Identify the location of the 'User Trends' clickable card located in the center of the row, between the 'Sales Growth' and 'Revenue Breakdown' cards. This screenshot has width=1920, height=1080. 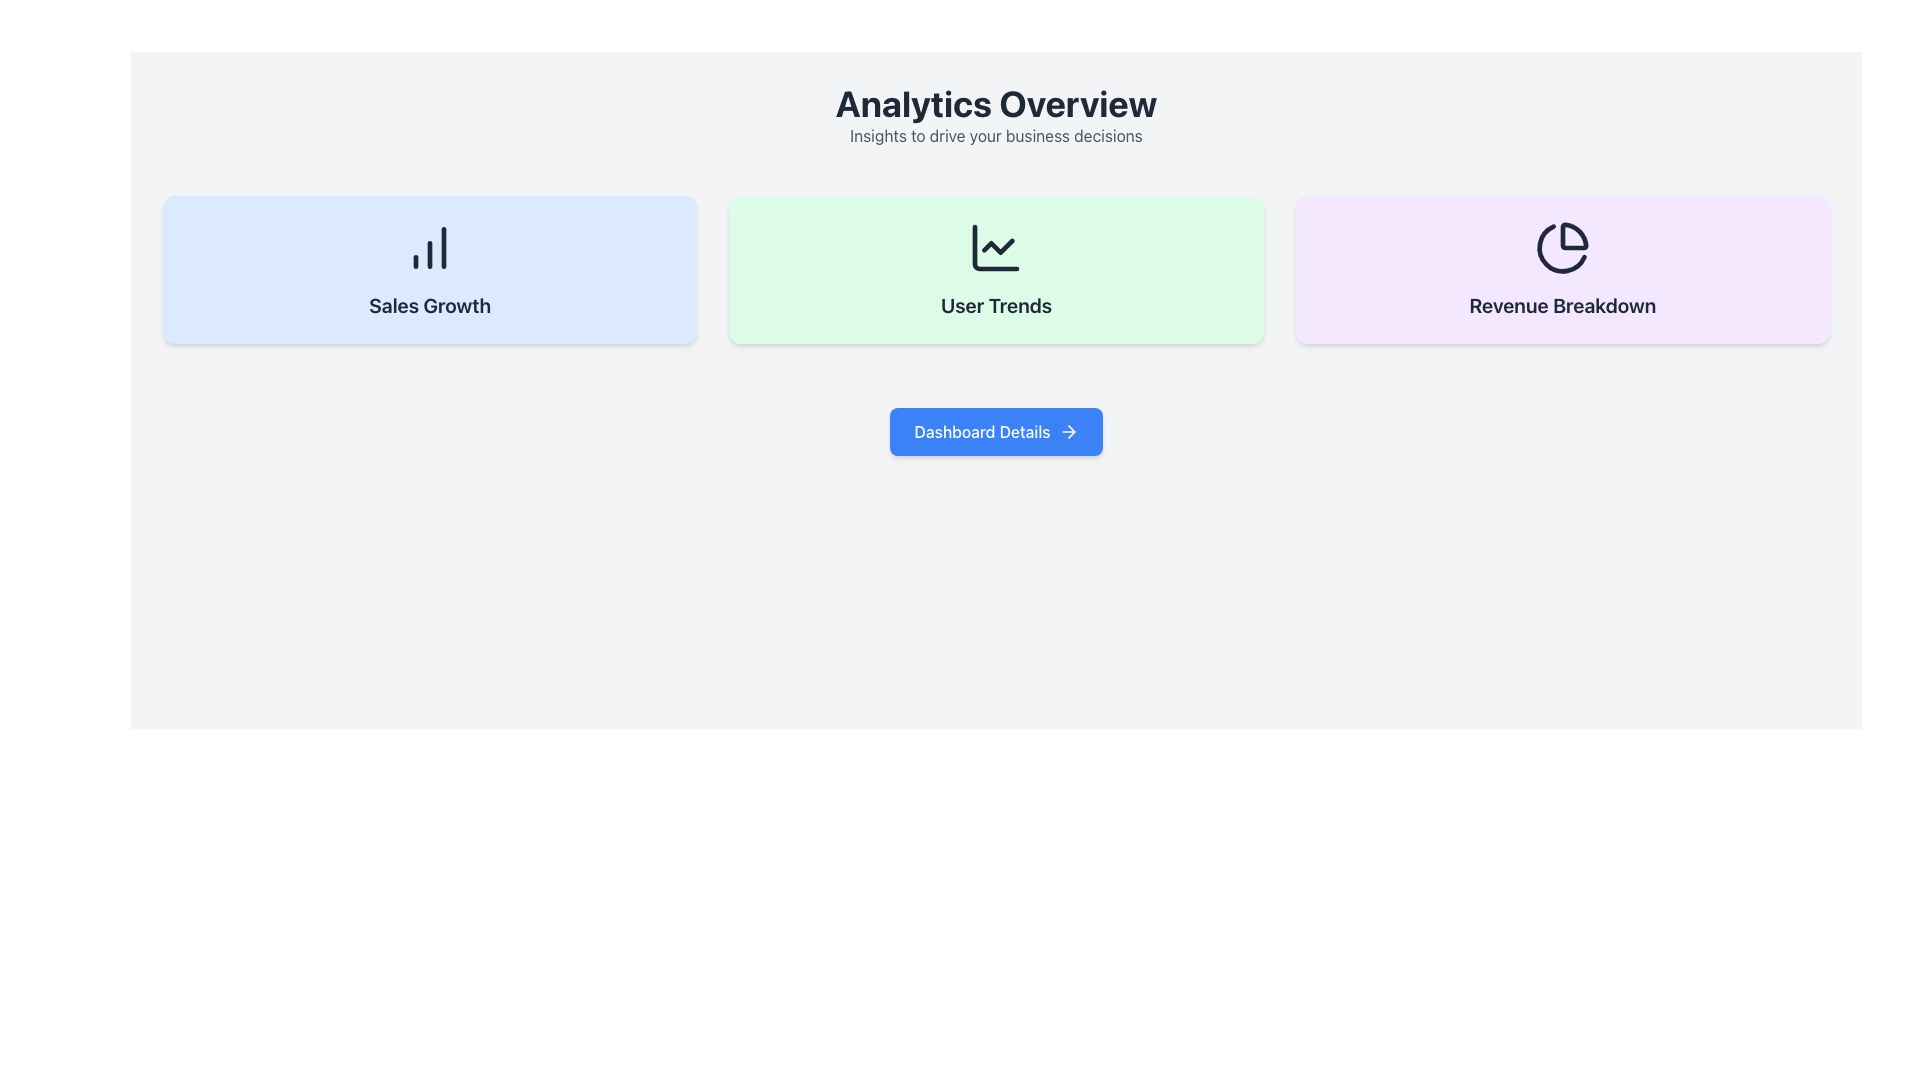
(996, 270).